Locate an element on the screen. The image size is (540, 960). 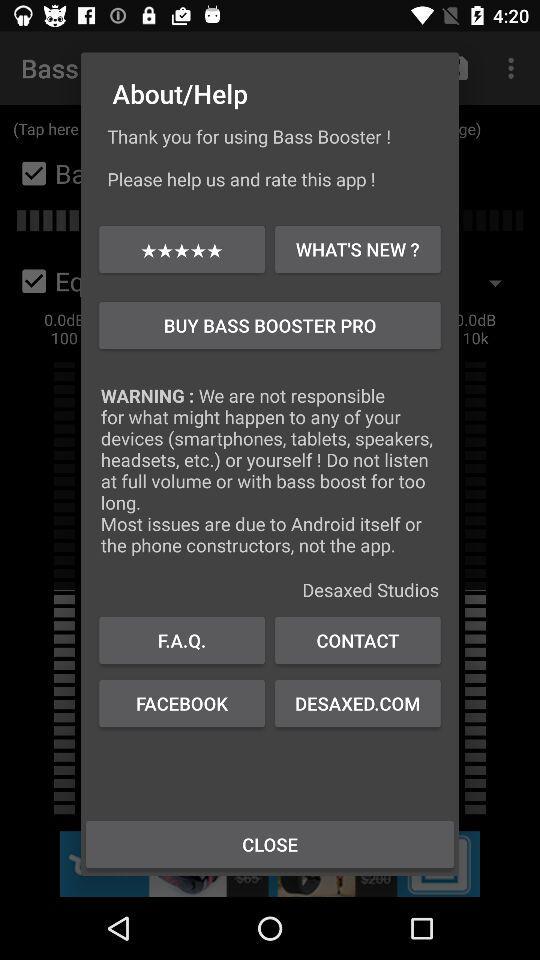
item next to the contact item is located at coordinates (182, 639).